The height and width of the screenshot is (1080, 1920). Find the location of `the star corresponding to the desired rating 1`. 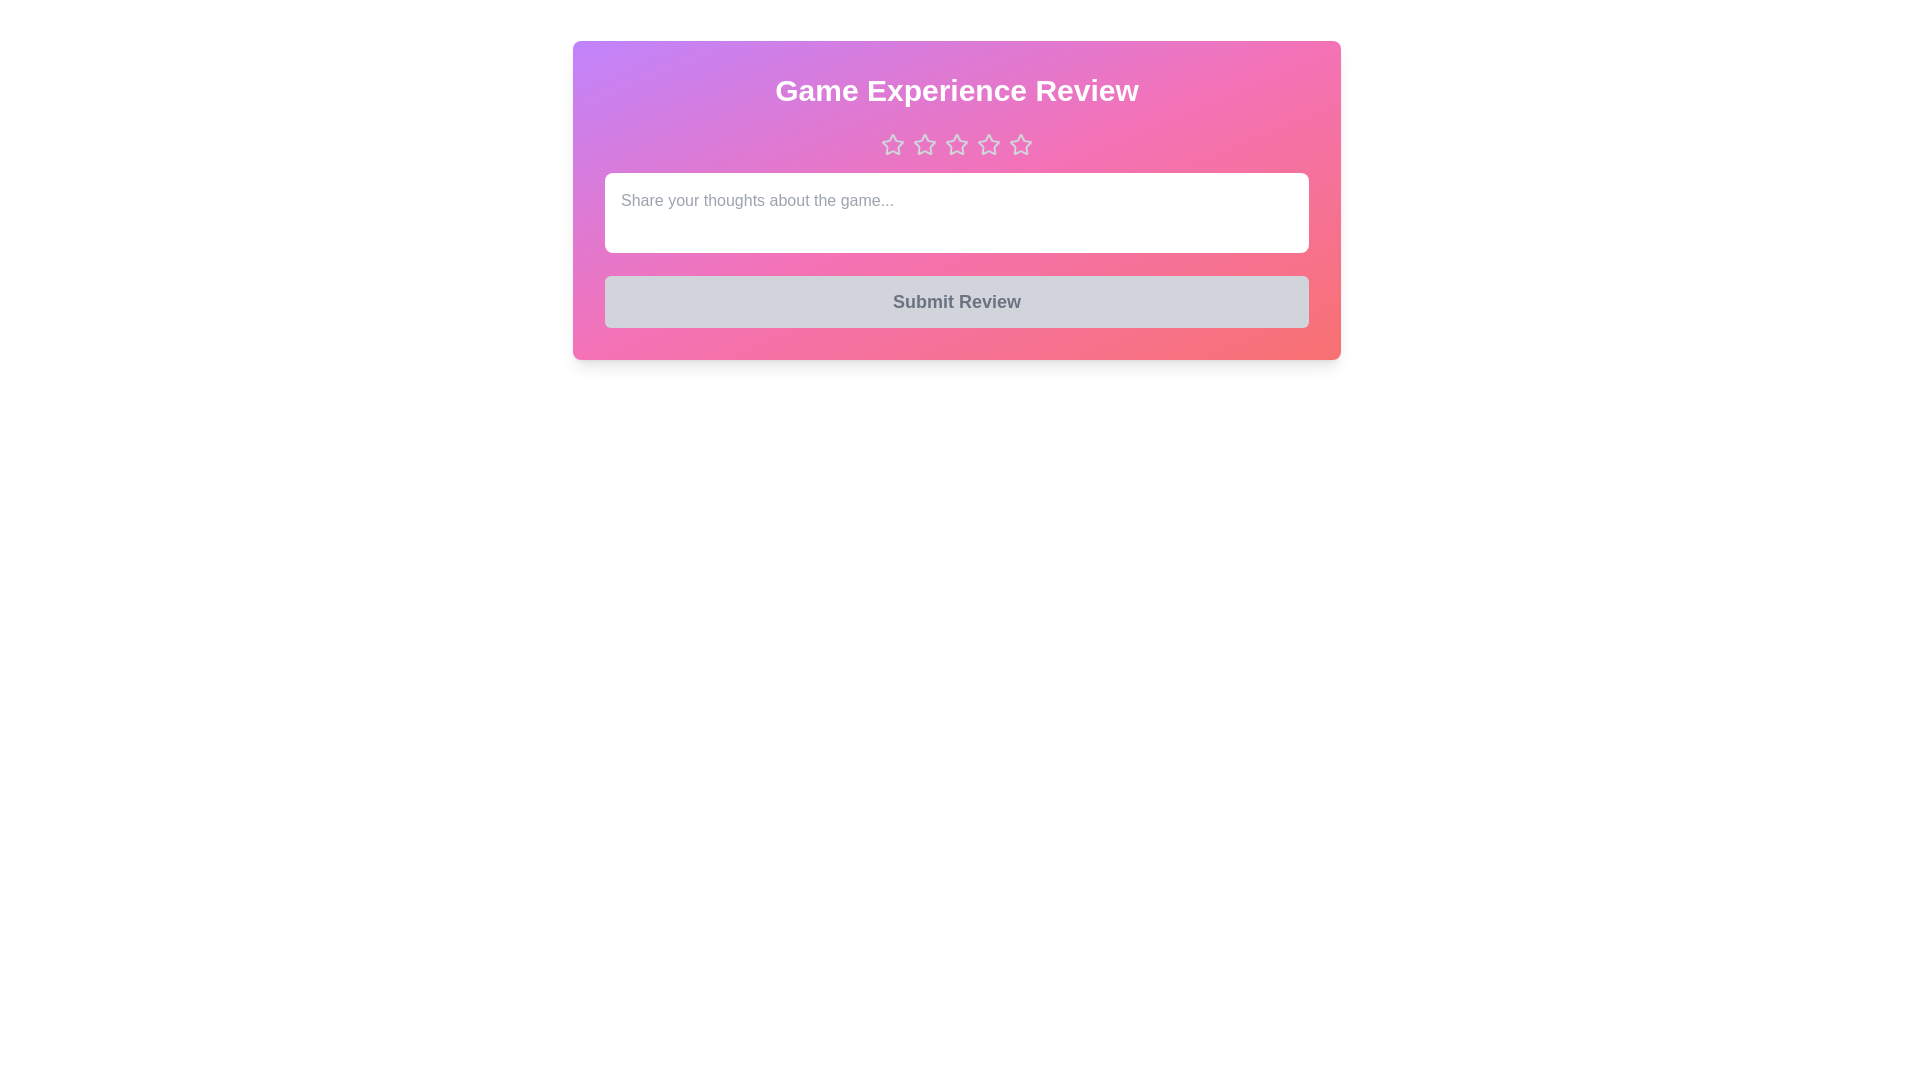

the star corresponding to the desired rating 1 is located at coordinates (891, 144).